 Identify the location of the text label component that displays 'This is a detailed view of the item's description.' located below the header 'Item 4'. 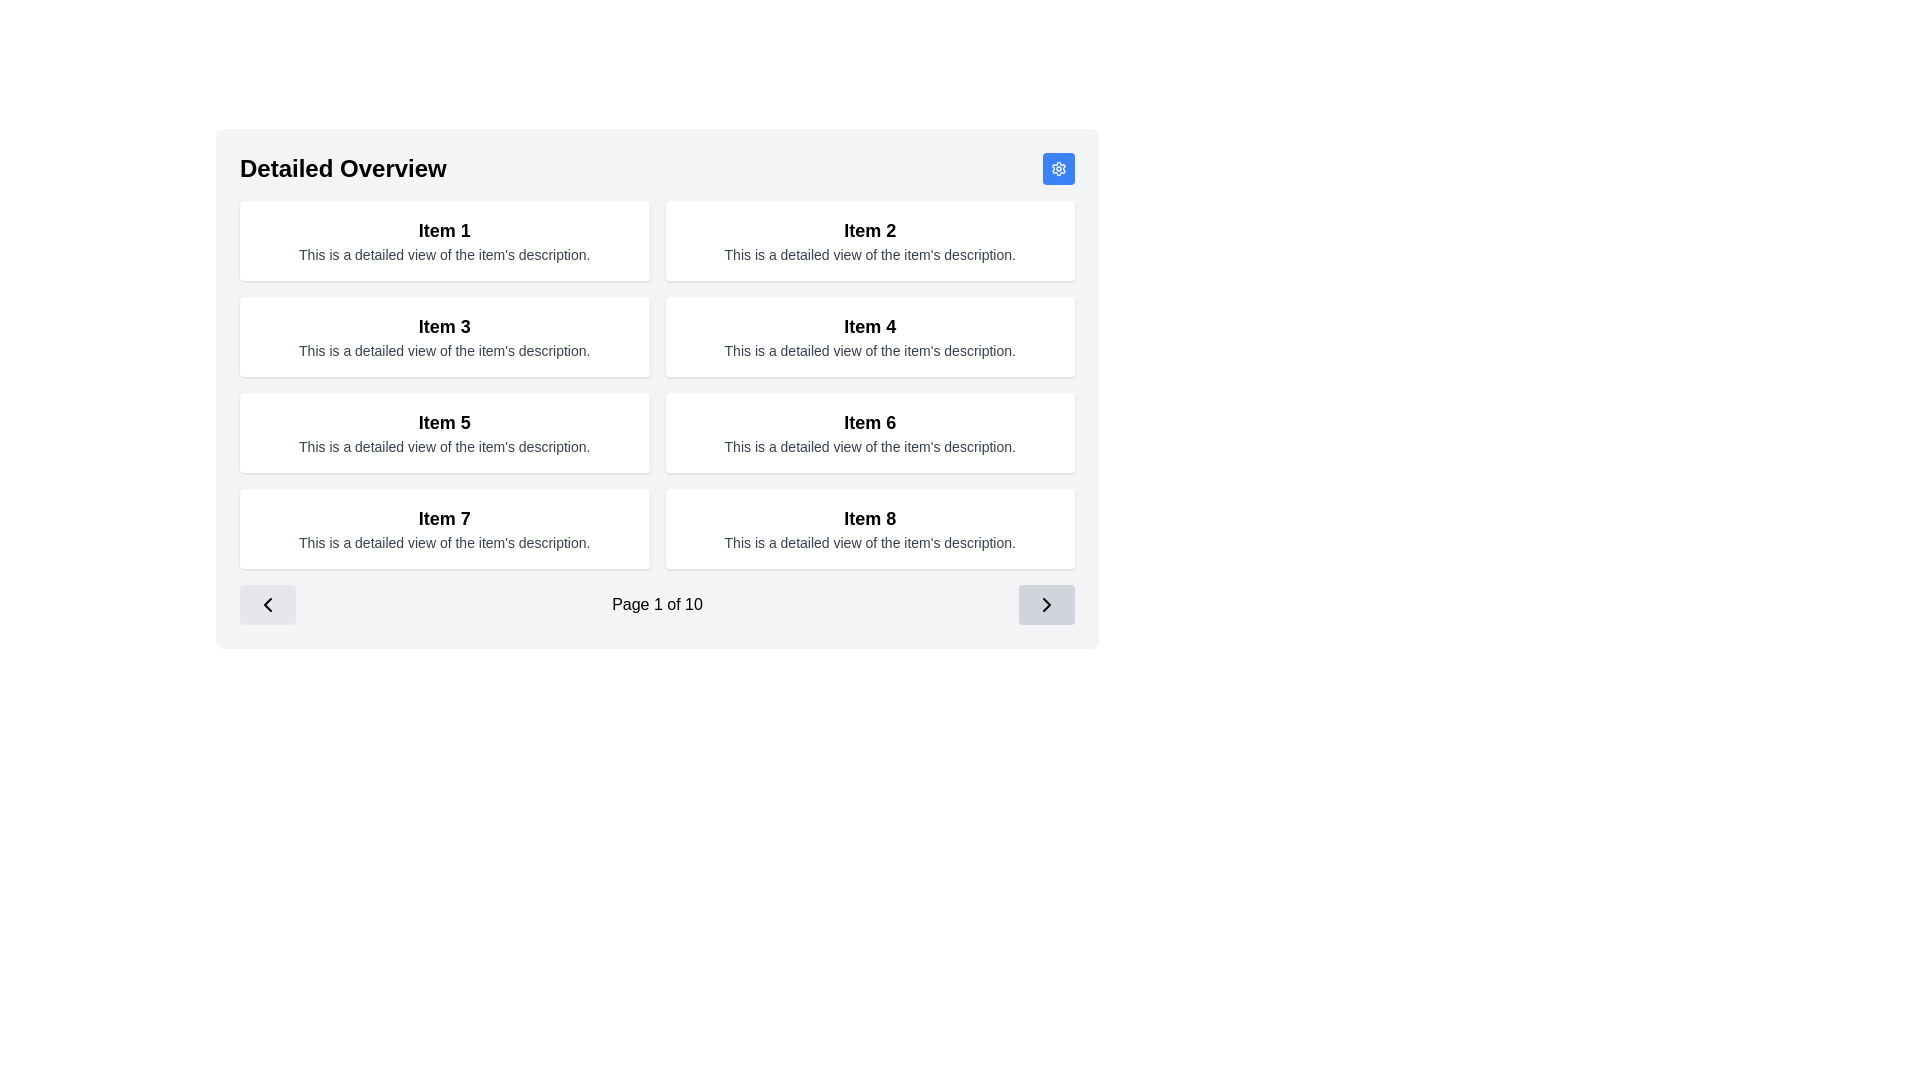
(870, 350).